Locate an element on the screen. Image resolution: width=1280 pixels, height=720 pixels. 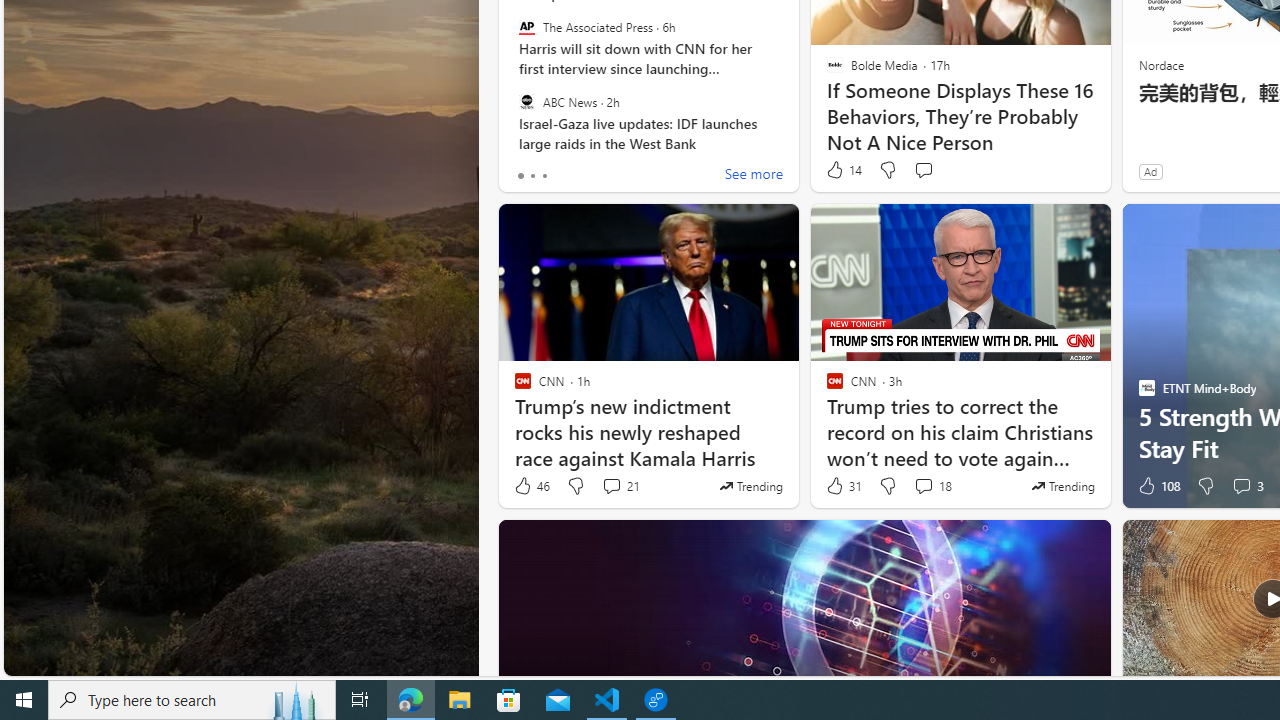
'View comments 18 Comment' is located at coordinates (931, 486).